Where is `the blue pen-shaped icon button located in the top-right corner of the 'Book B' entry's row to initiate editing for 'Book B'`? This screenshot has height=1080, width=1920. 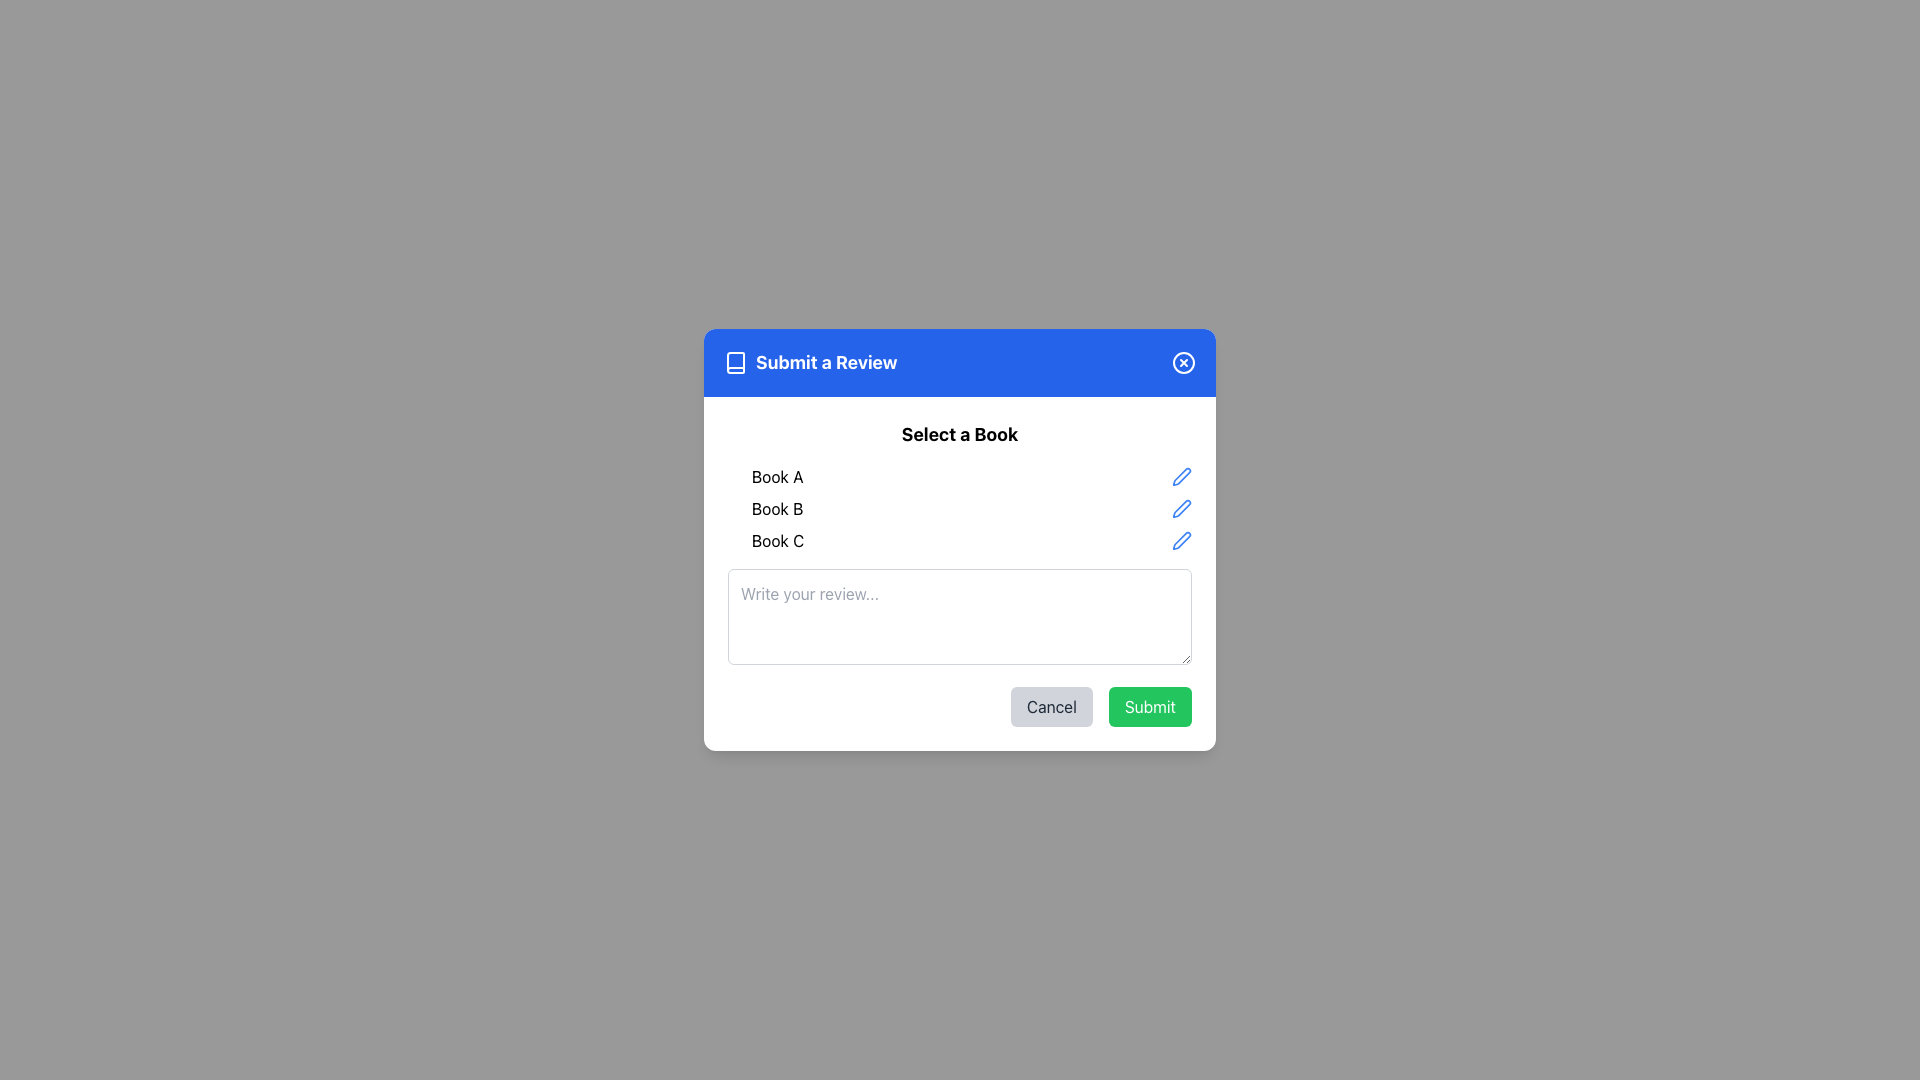 the blue pen-shaped icon button located in the top-right corner of the 'Book B' entry's row to initiate editing for 'Book B' is located at coordinates (1181, 508).